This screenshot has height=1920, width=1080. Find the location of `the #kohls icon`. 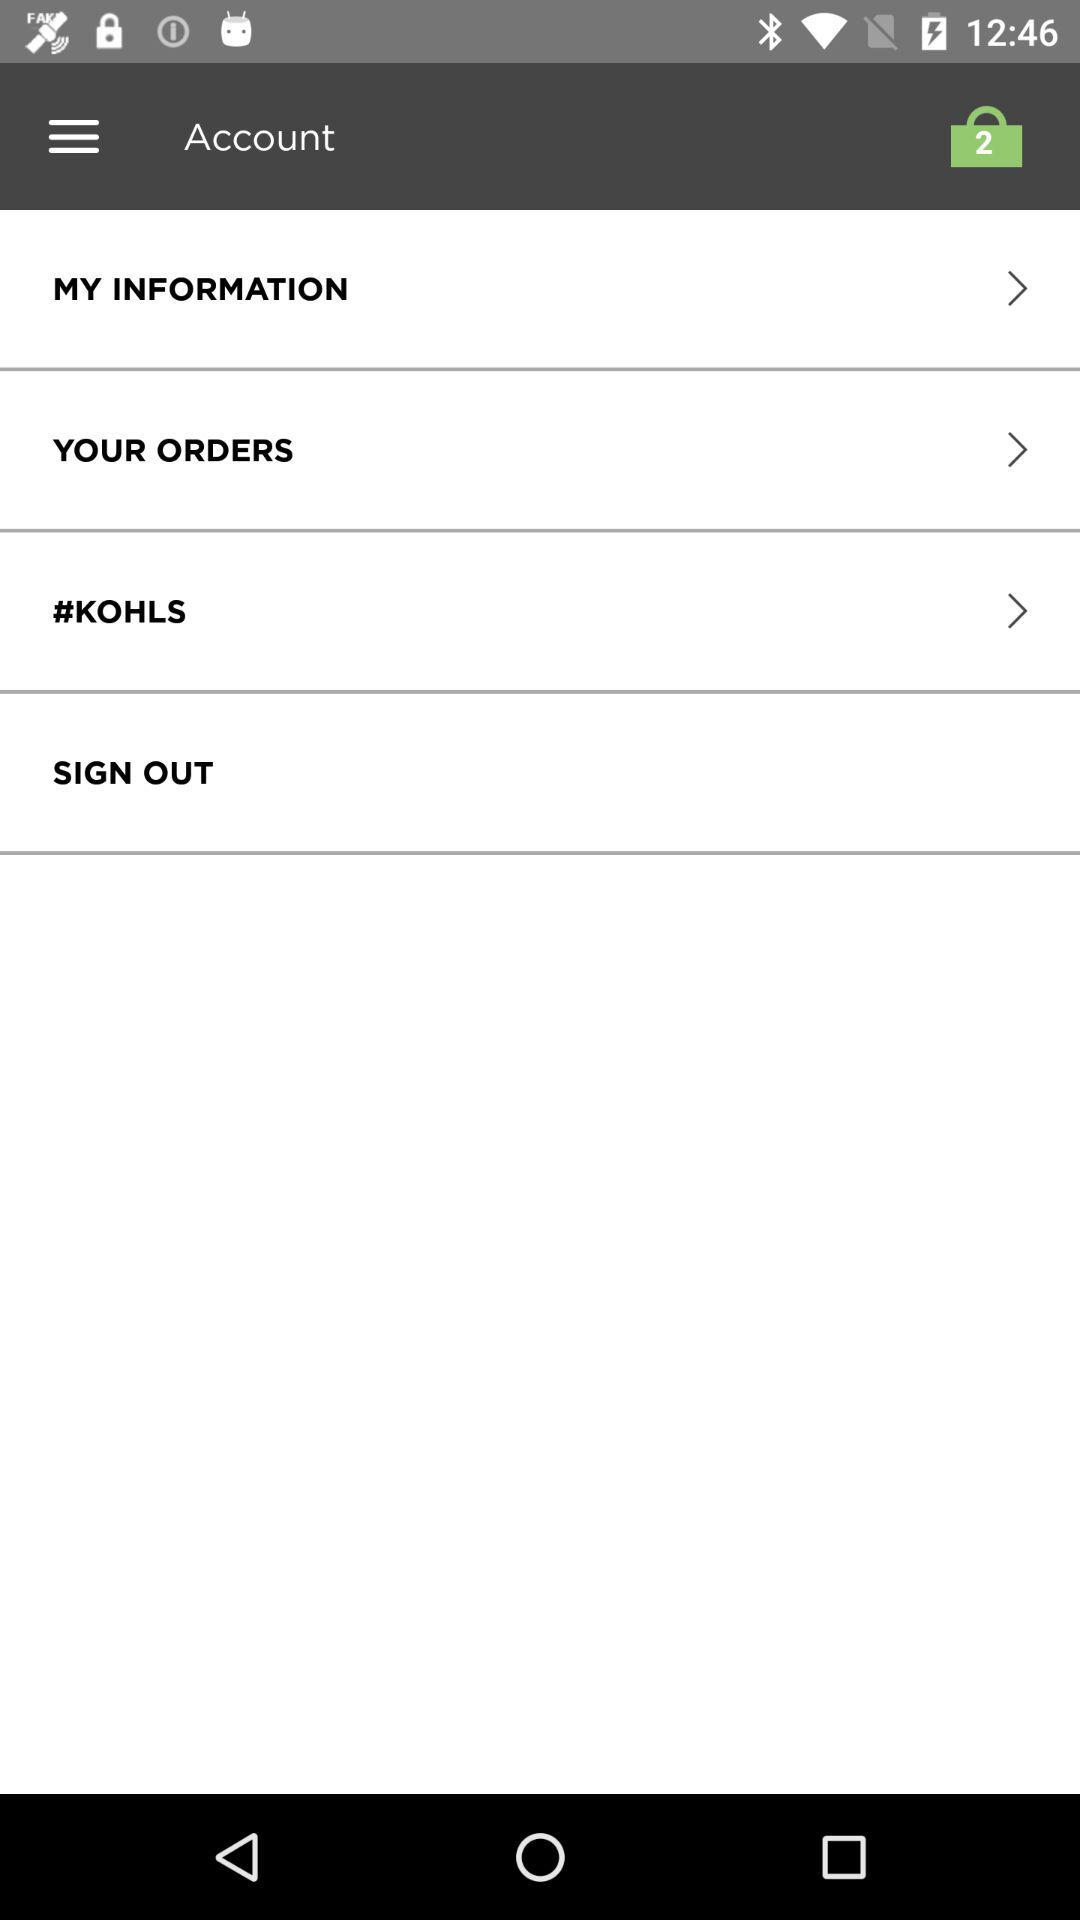

the #kohls icon is located at coordinates (119, 610).